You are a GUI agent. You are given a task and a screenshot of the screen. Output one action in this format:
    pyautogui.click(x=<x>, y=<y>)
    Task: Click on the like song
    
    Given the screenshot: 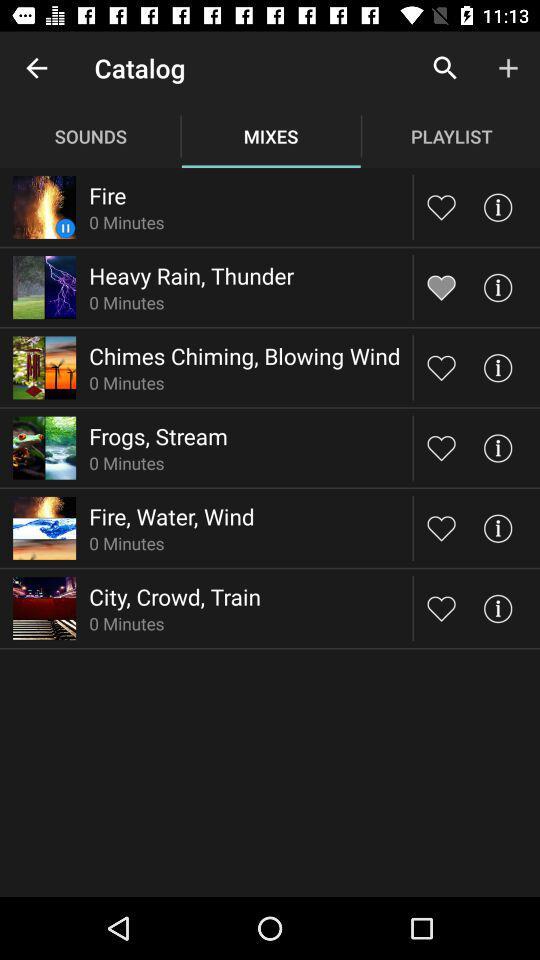 What is the action you would take?
    pyautogui.click(x=441, y=366)
    